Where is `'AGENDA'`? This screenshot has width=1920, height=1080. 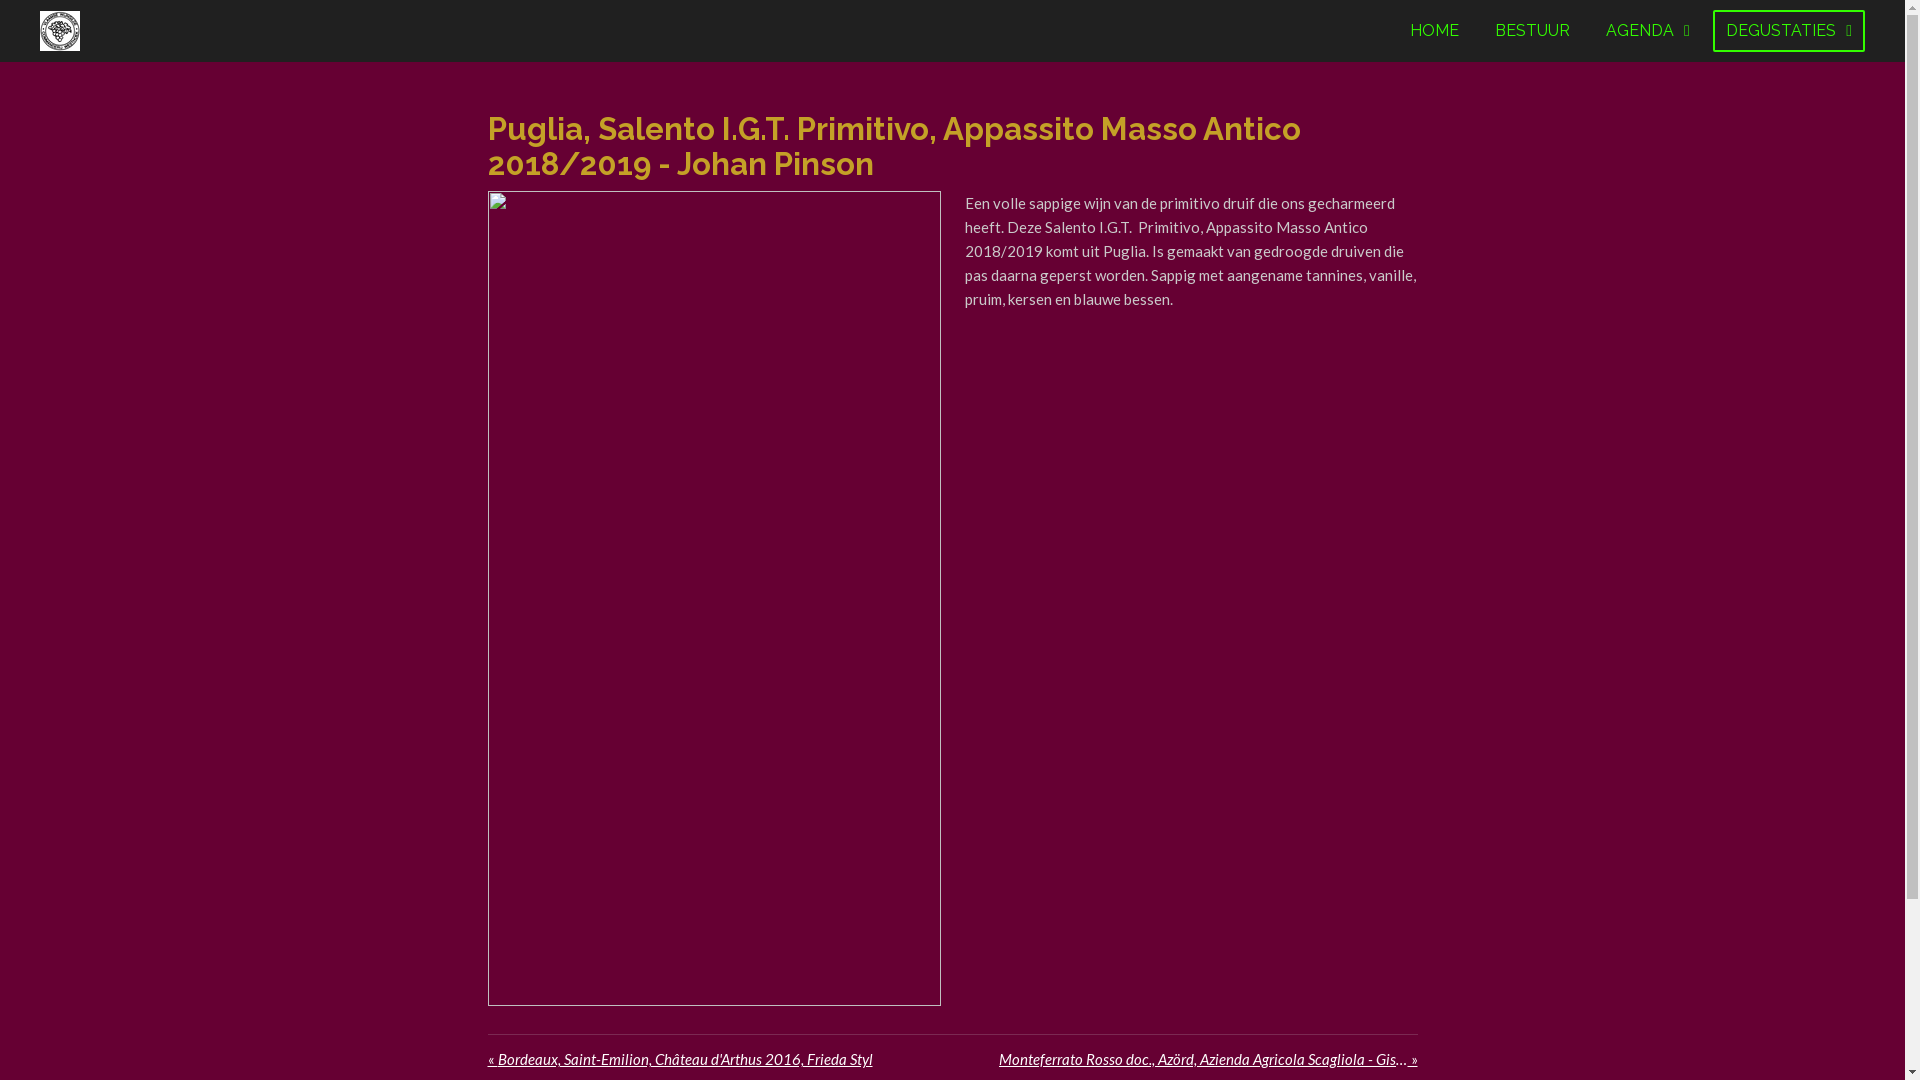 'AGENDA' is located at coordinates (1647, 30).